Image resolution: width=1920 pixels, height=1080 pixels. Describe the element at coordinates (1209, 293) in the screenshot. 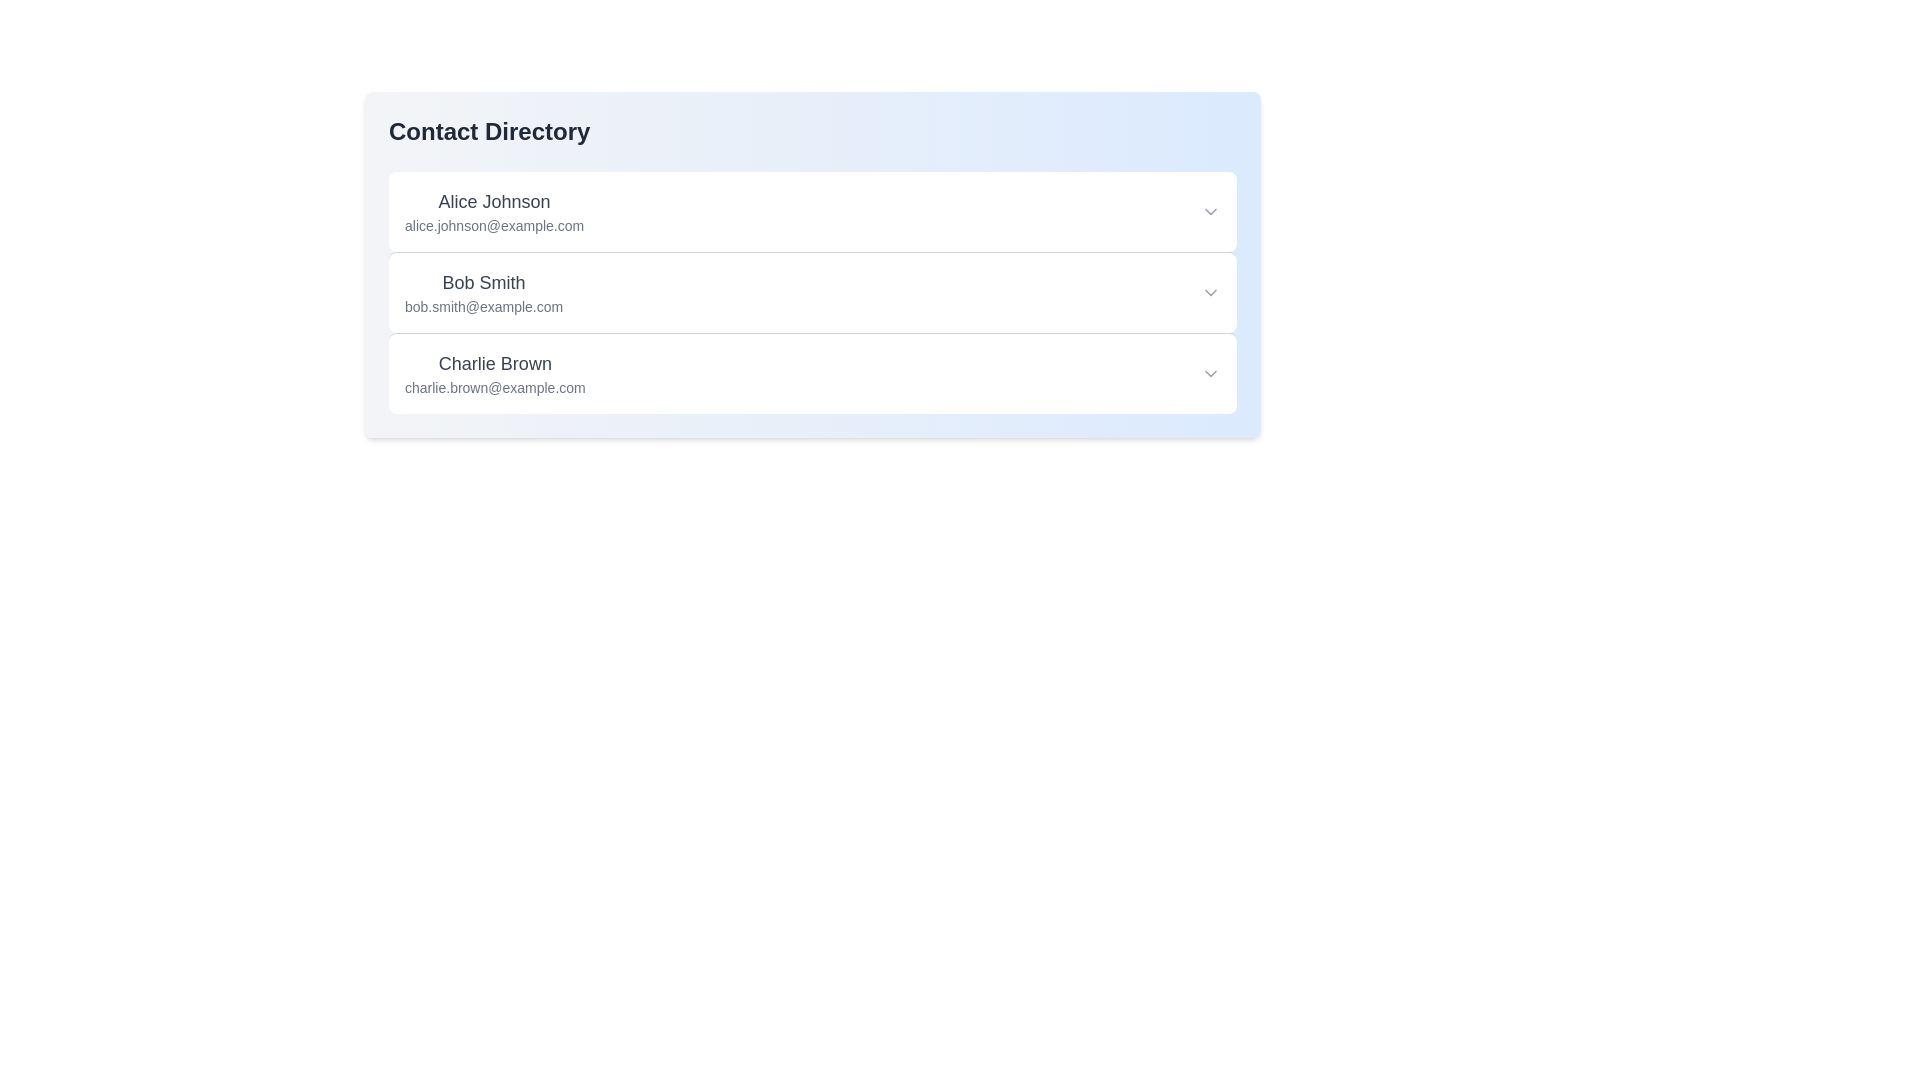

I see `the small downward-pointing chevron icon button at the far-right edge of the contact information section for 'Bob Smith'` at that location.